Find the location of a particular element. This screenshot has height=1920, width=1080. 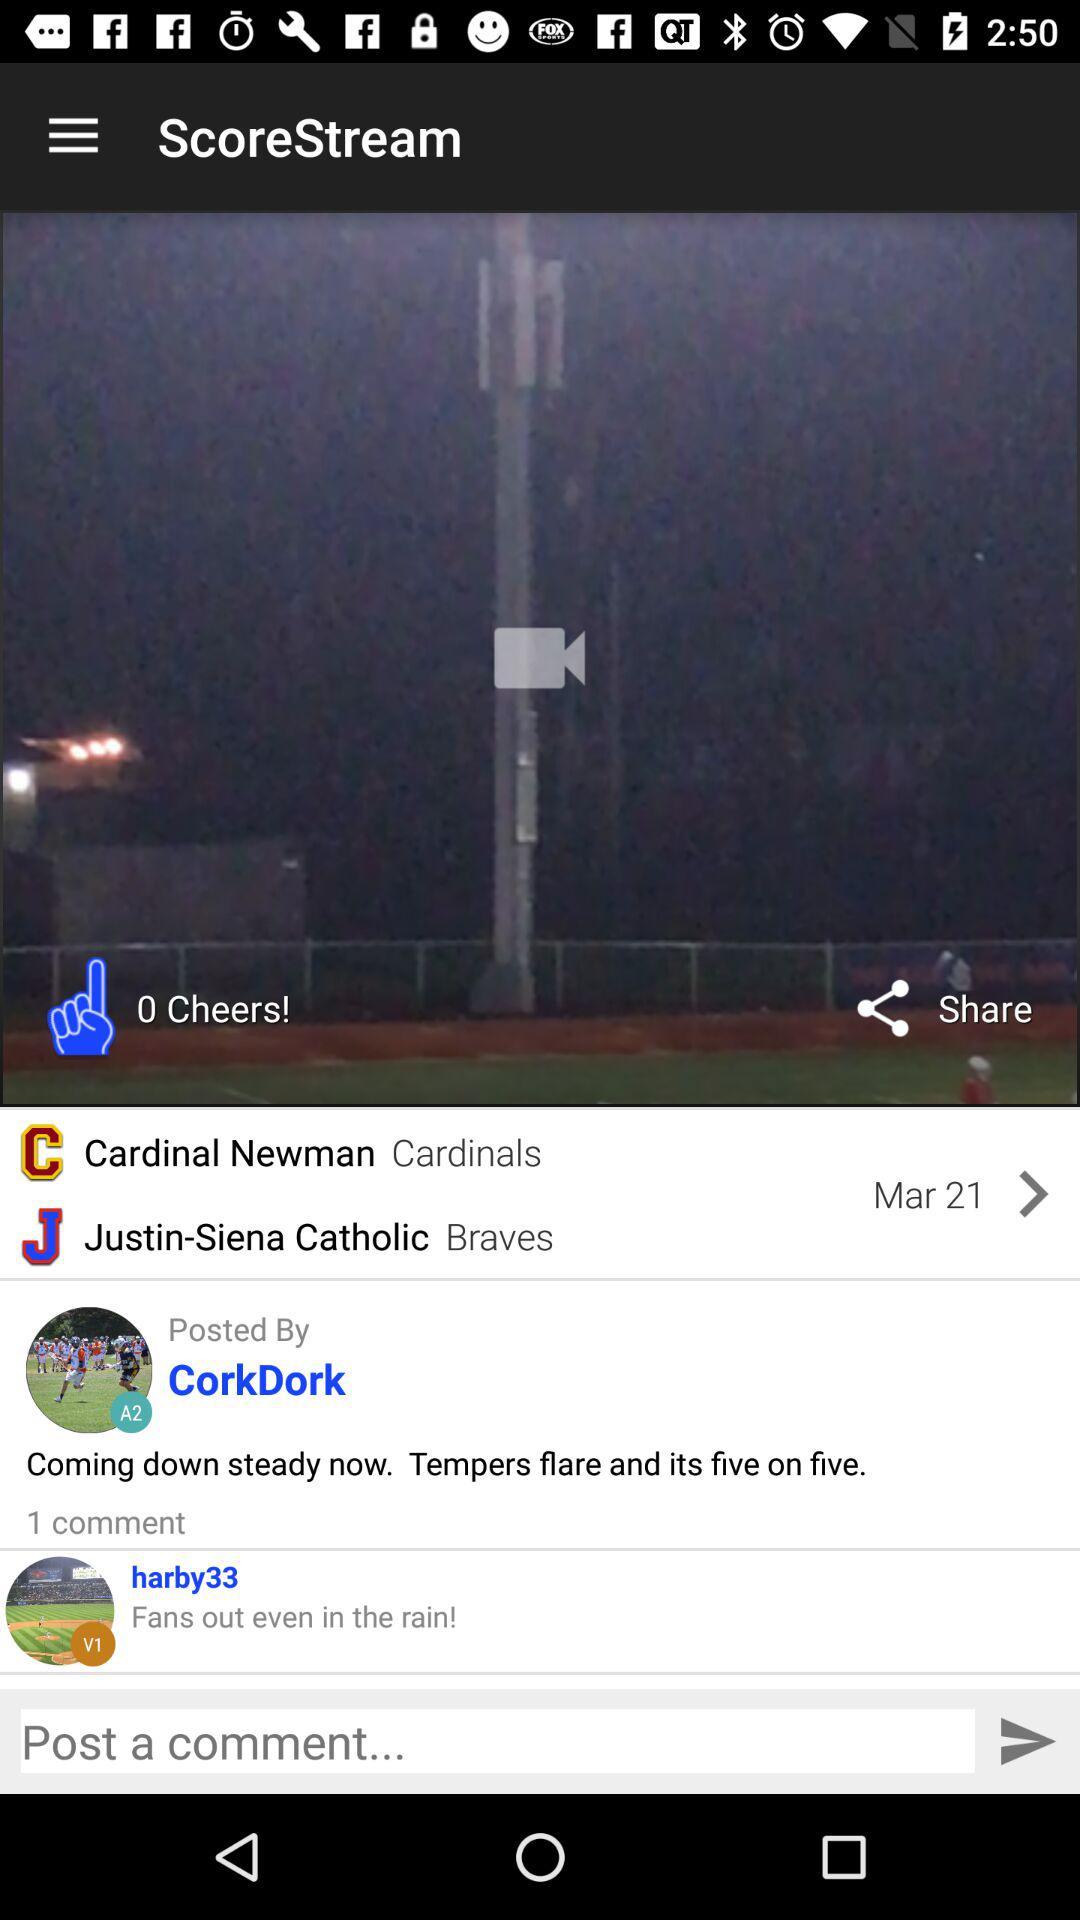

the icon below the posted by item is located at coordinates (255, 1377).